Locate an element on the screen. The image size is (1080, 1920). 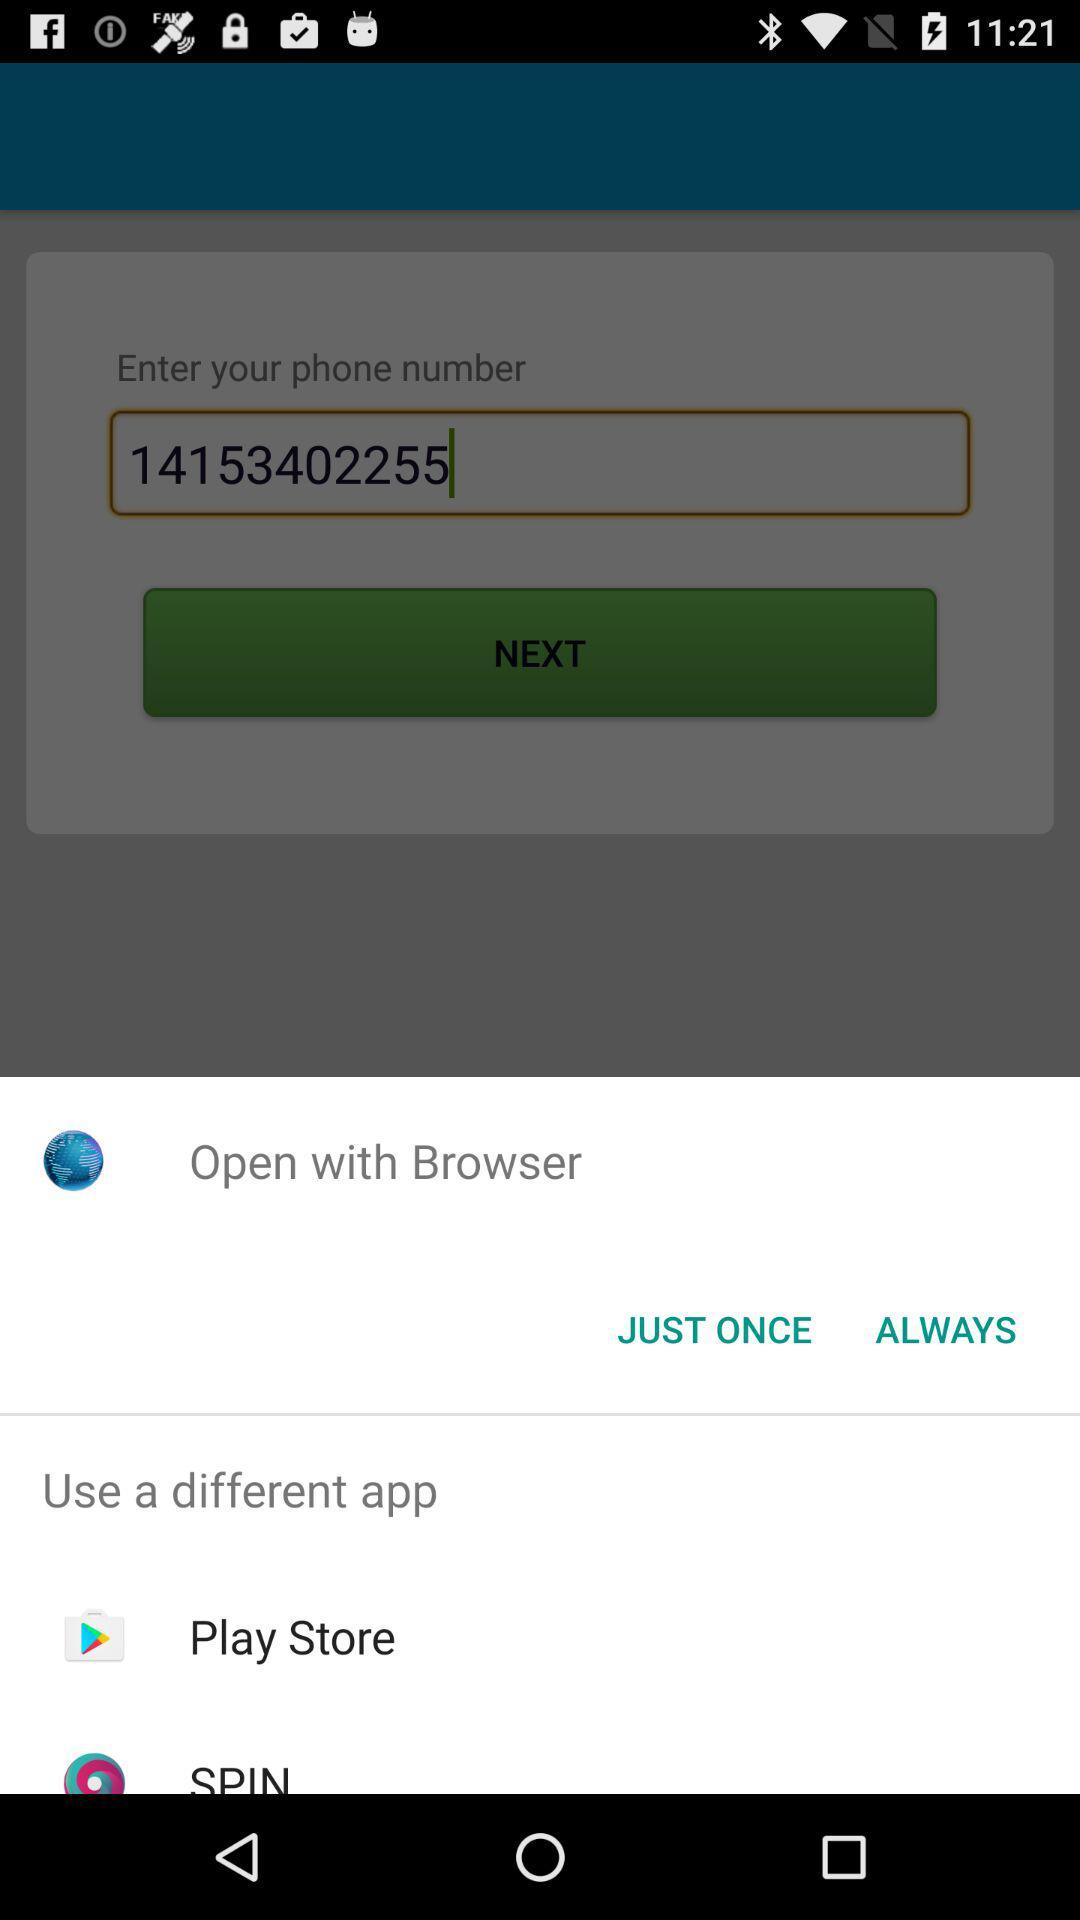
just once item is located at coordinates (713, 1329).